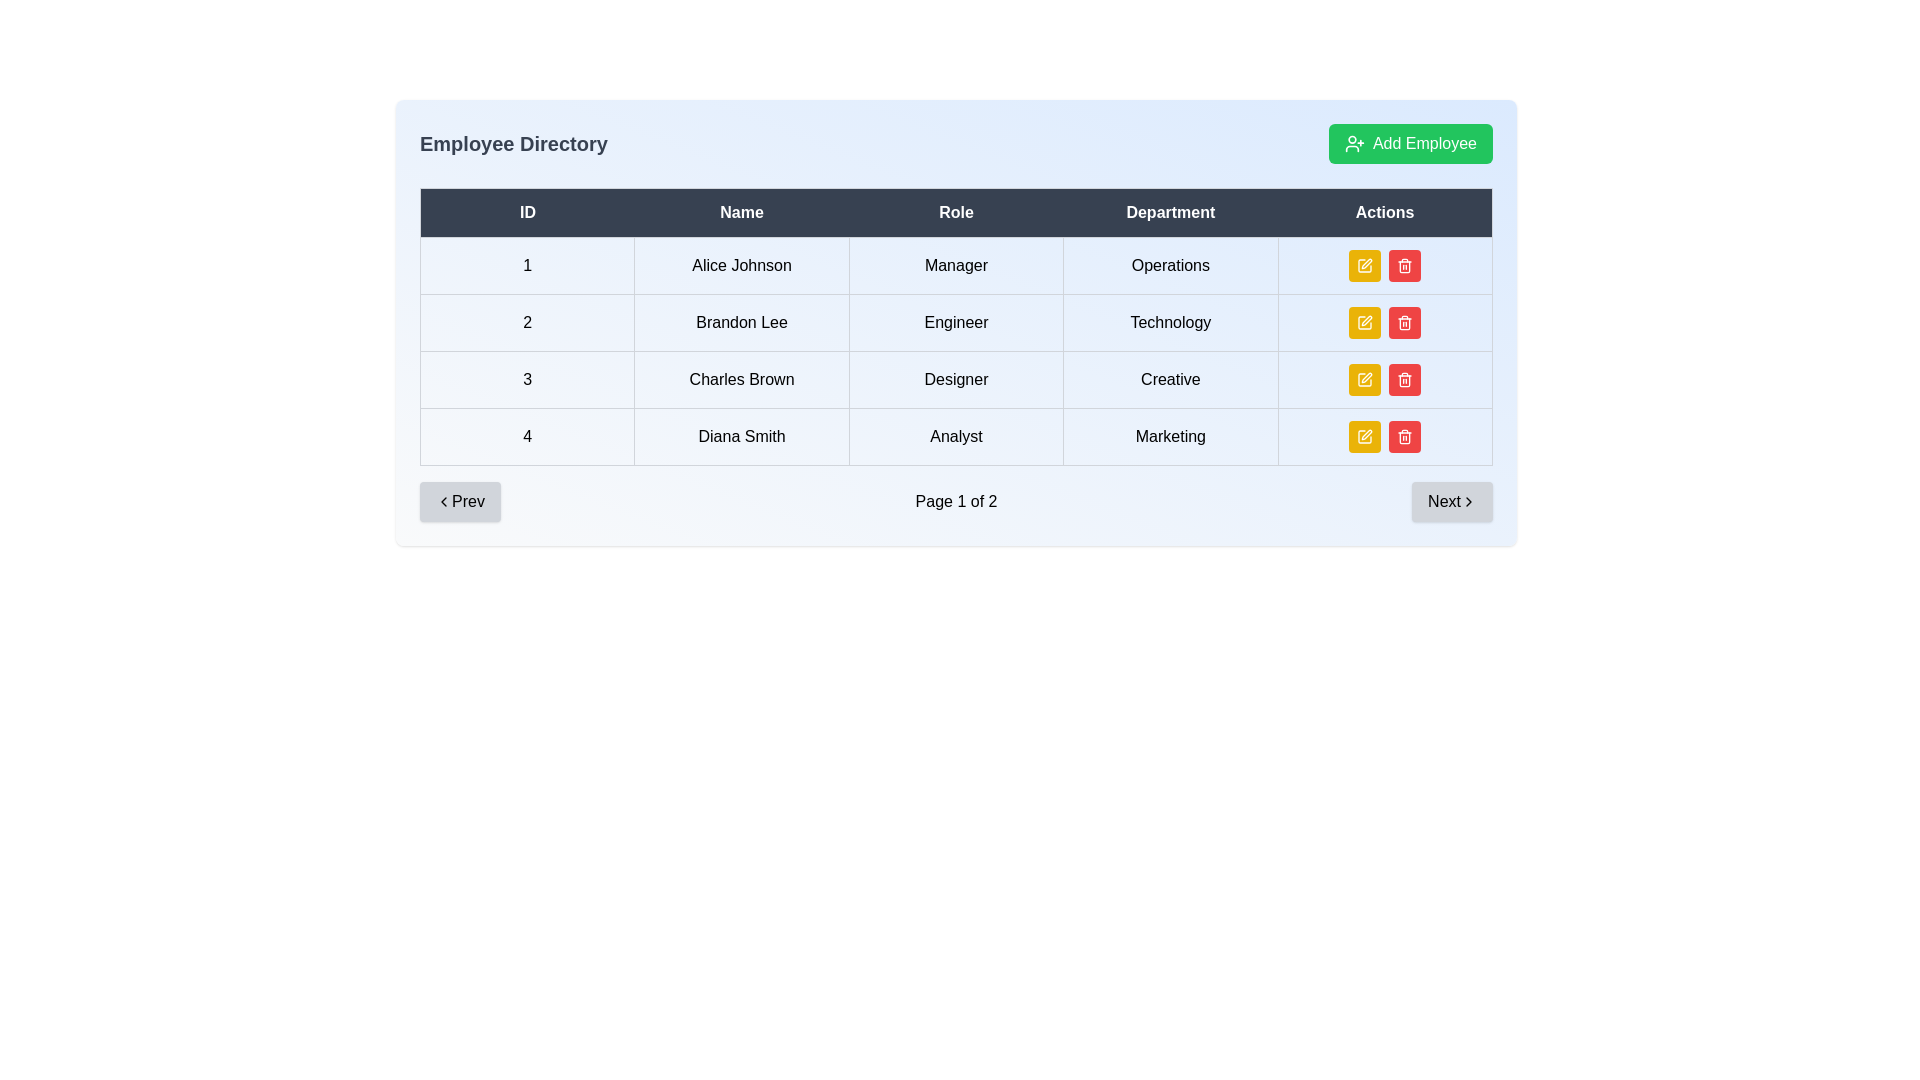 The height and width of the screenshot is (1080, 1920). What do you see at coordinates (527, 212) in the screenshot?
I see `the Table header cell labeled 'ID', which is a gray rectangular area with white text centered in it, located at the top-left corner of the table` at bounding box center [527, 212].